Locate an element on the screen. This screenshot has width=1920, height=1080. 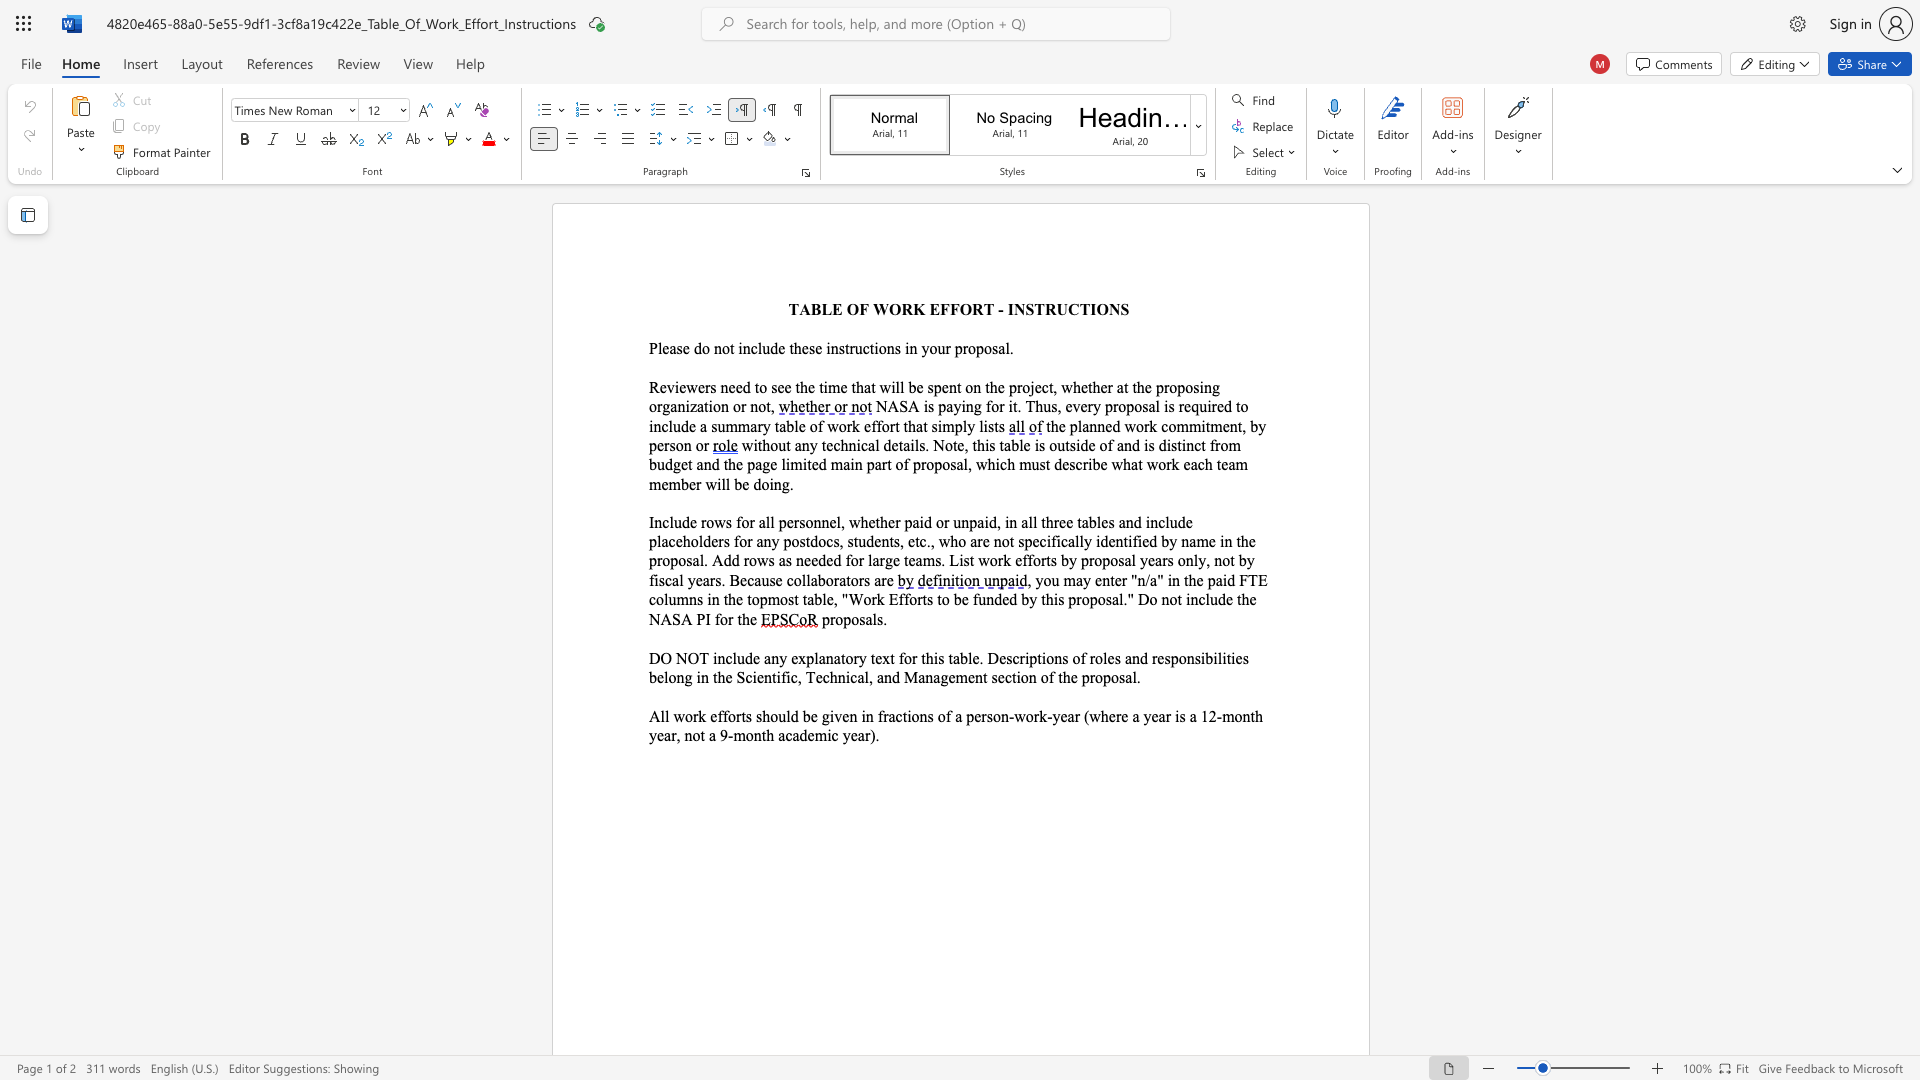
the space between the continuous character "t" and "i" in the text is located at coordinates (1128, 541).